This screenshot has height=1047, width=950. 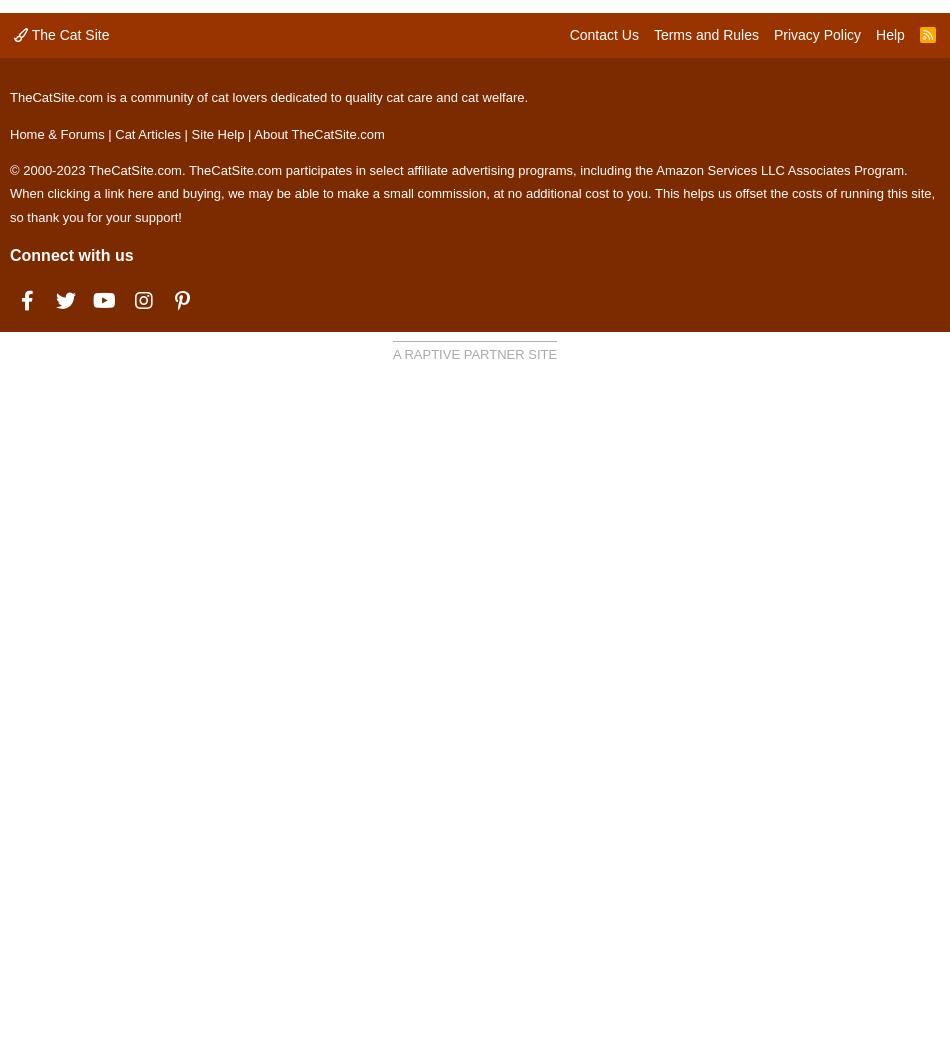 I want to click on 'Cat Articles', so click(x=115, y=132).